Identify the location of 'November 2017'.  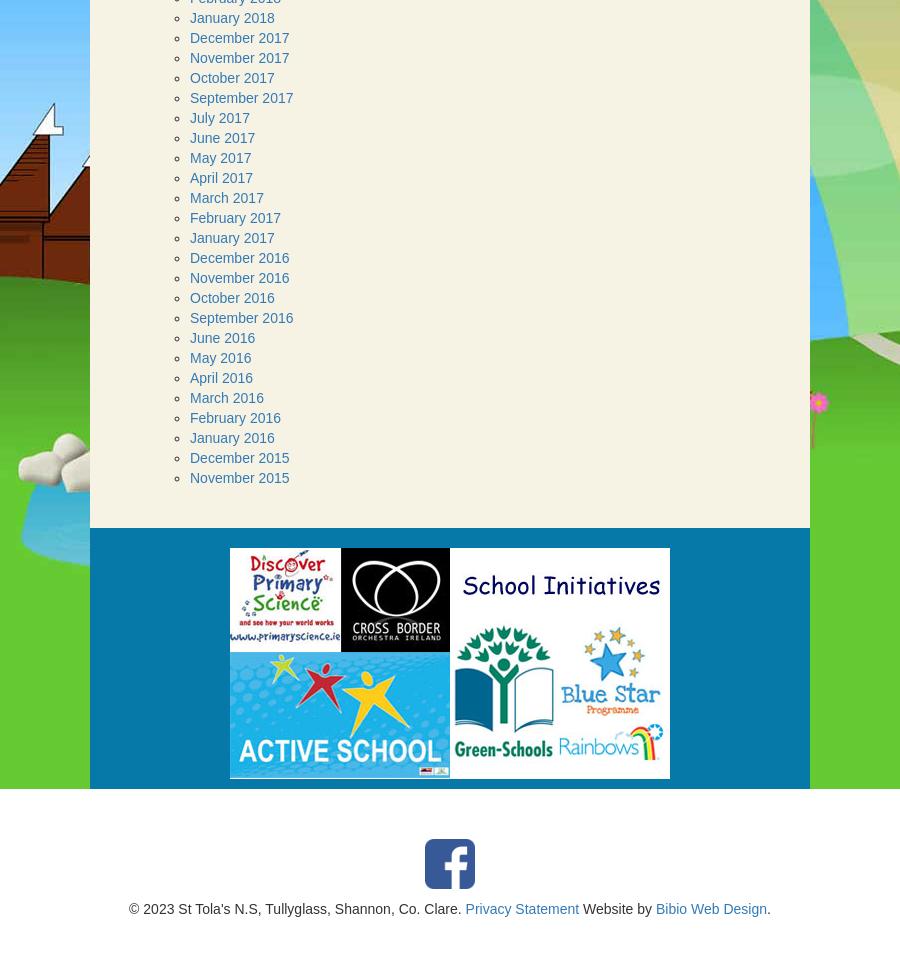
(238, 57).